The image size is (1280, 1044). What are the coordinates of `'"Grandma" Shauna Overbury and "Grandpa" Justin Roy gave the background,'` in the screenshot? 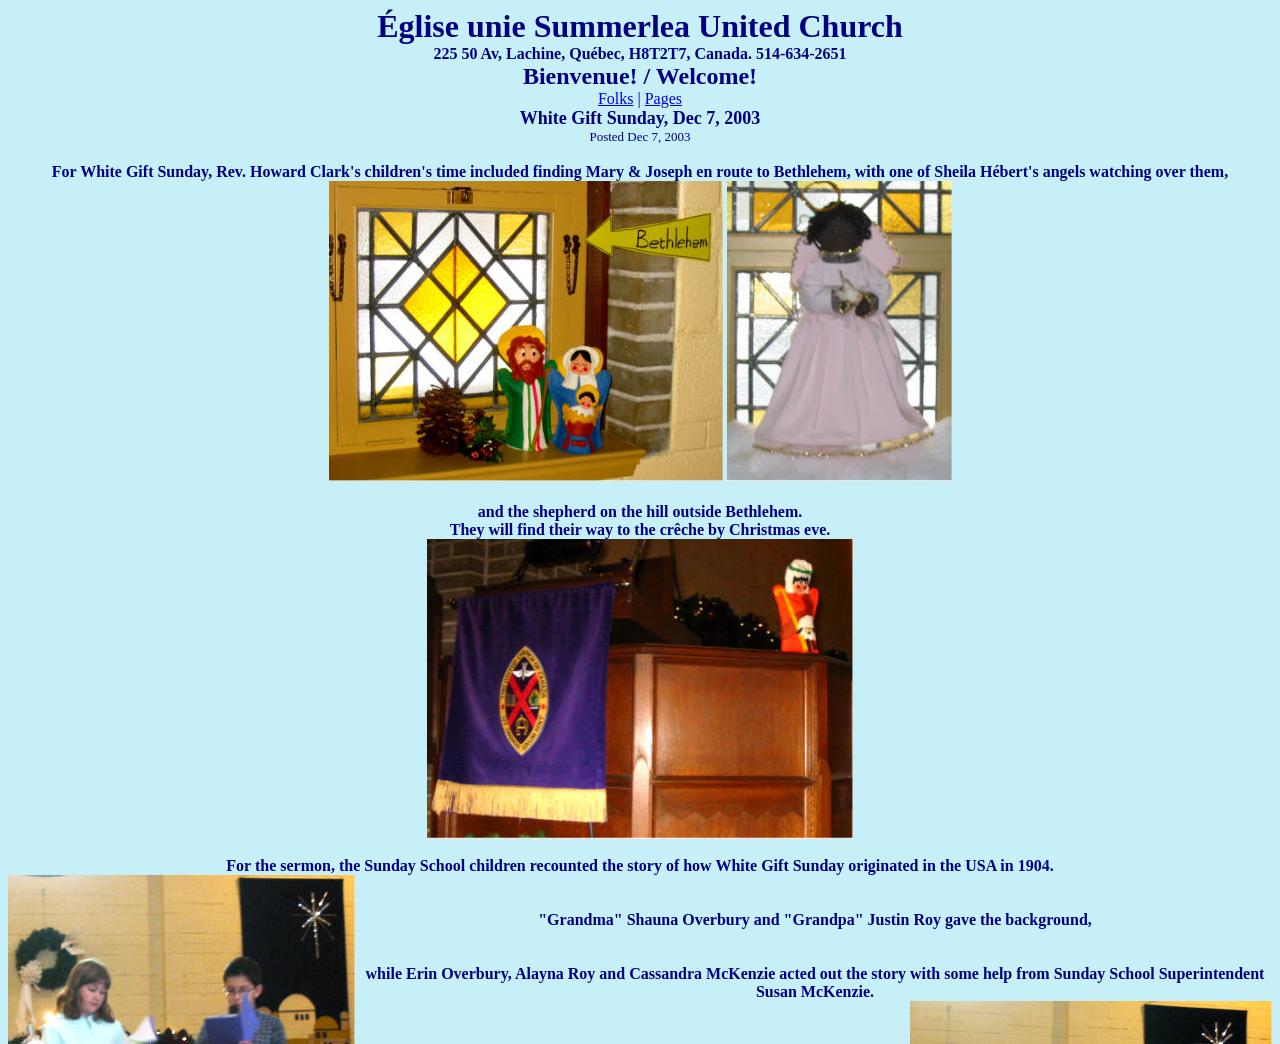 It's located at (814, 918).